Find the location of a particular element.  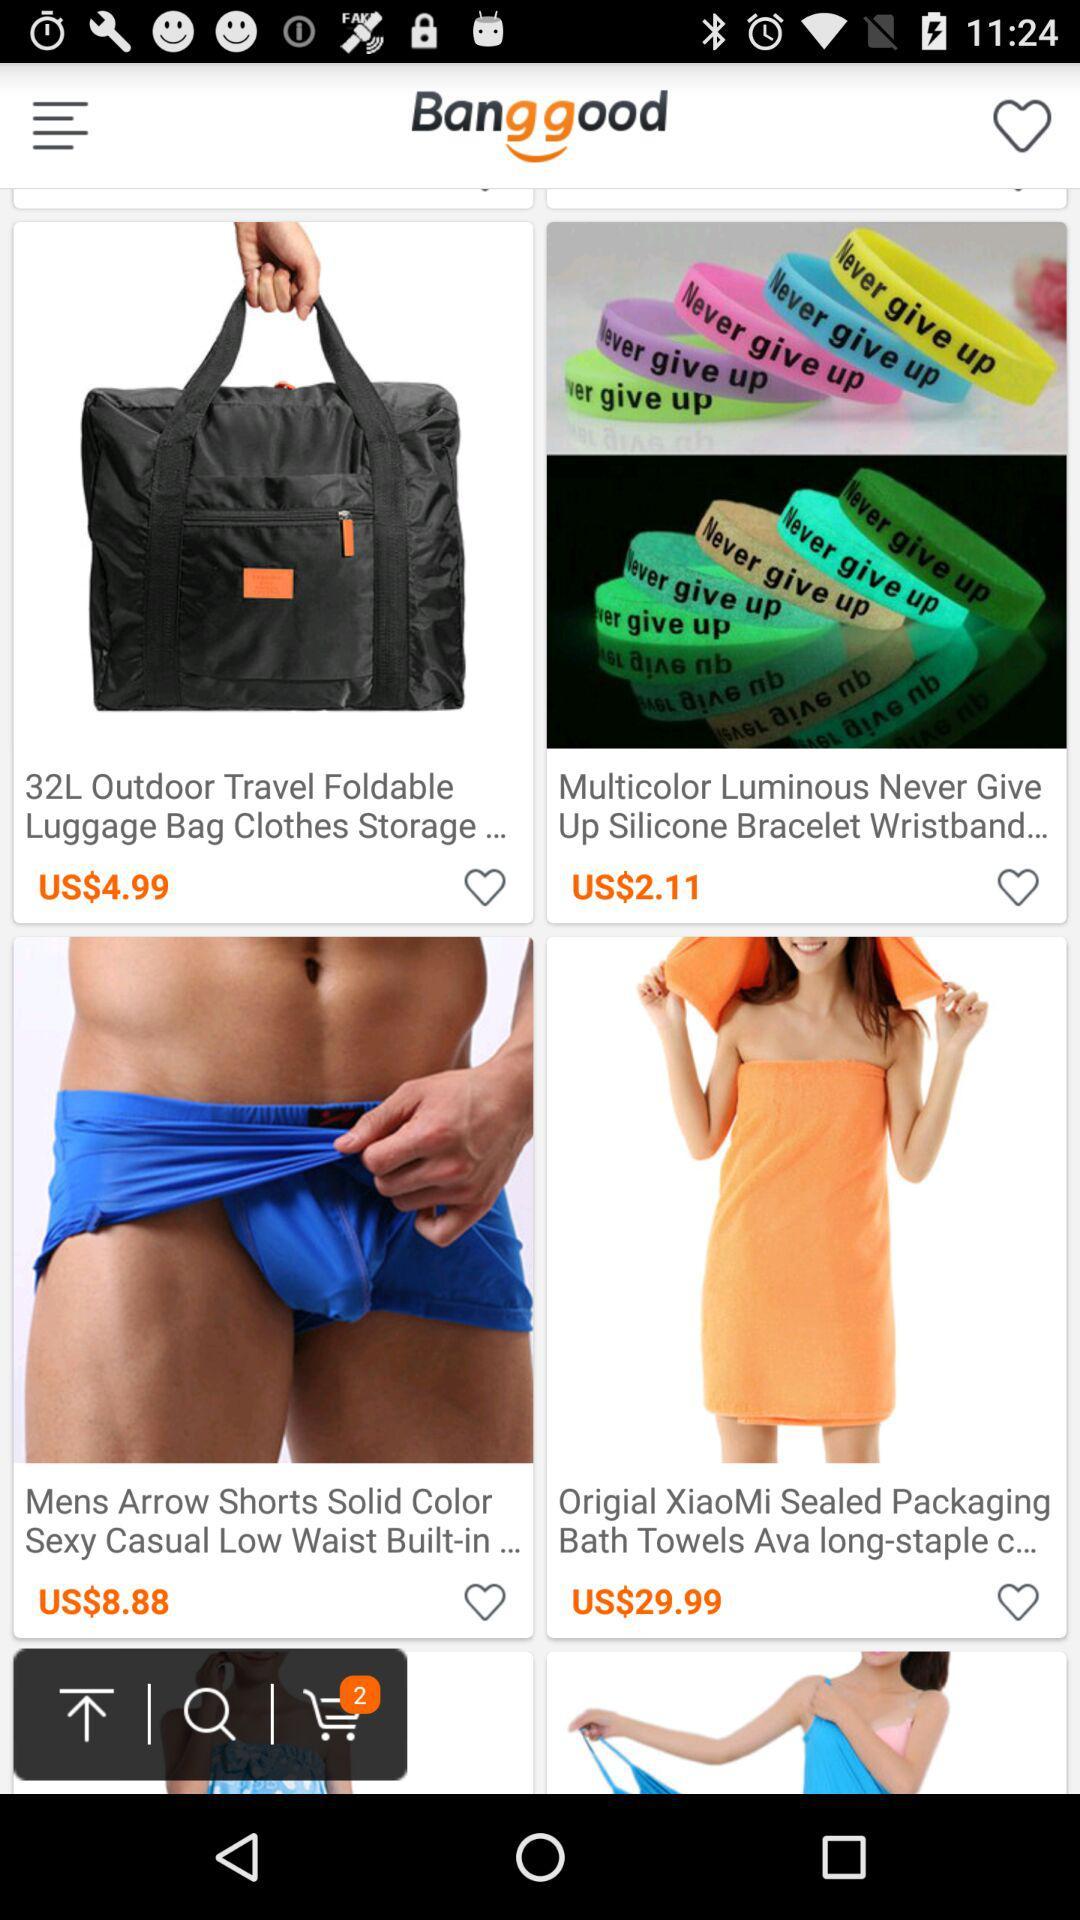

mens arrow shorts is located at coordinates (485, 1600).